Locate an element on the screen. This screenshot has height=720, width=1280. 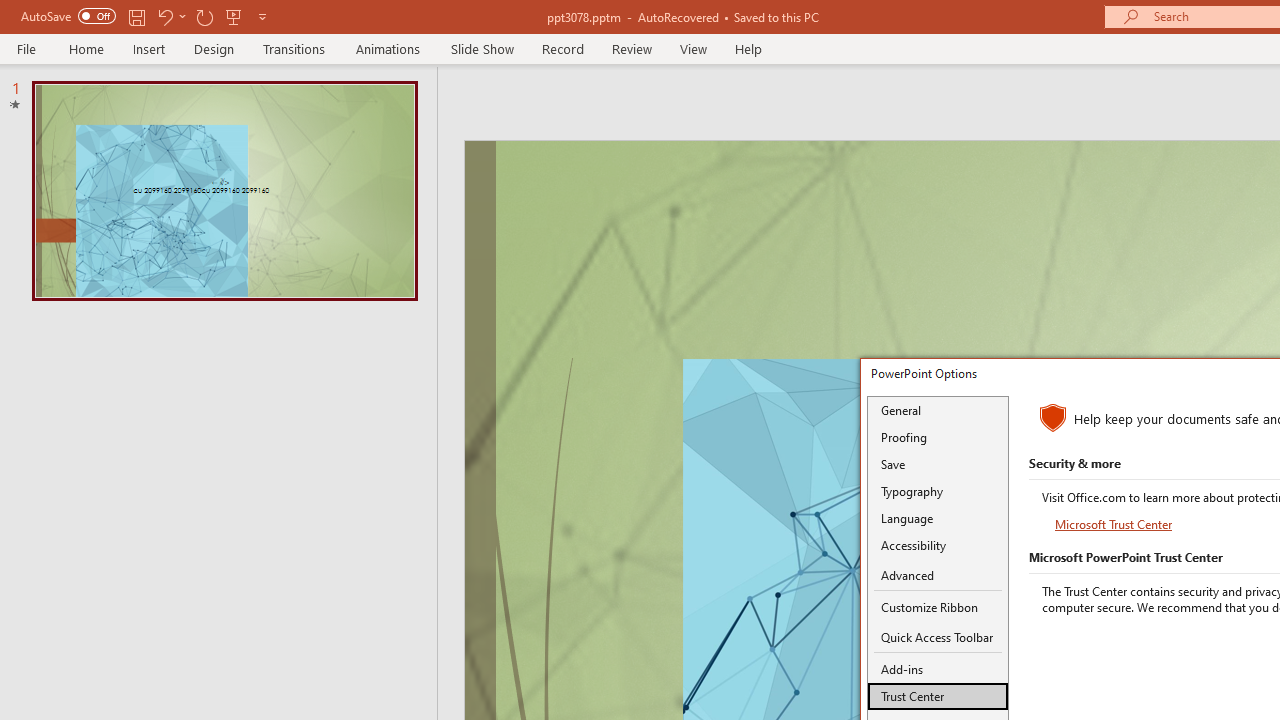
'Language' is located at coordinates (937, 517).